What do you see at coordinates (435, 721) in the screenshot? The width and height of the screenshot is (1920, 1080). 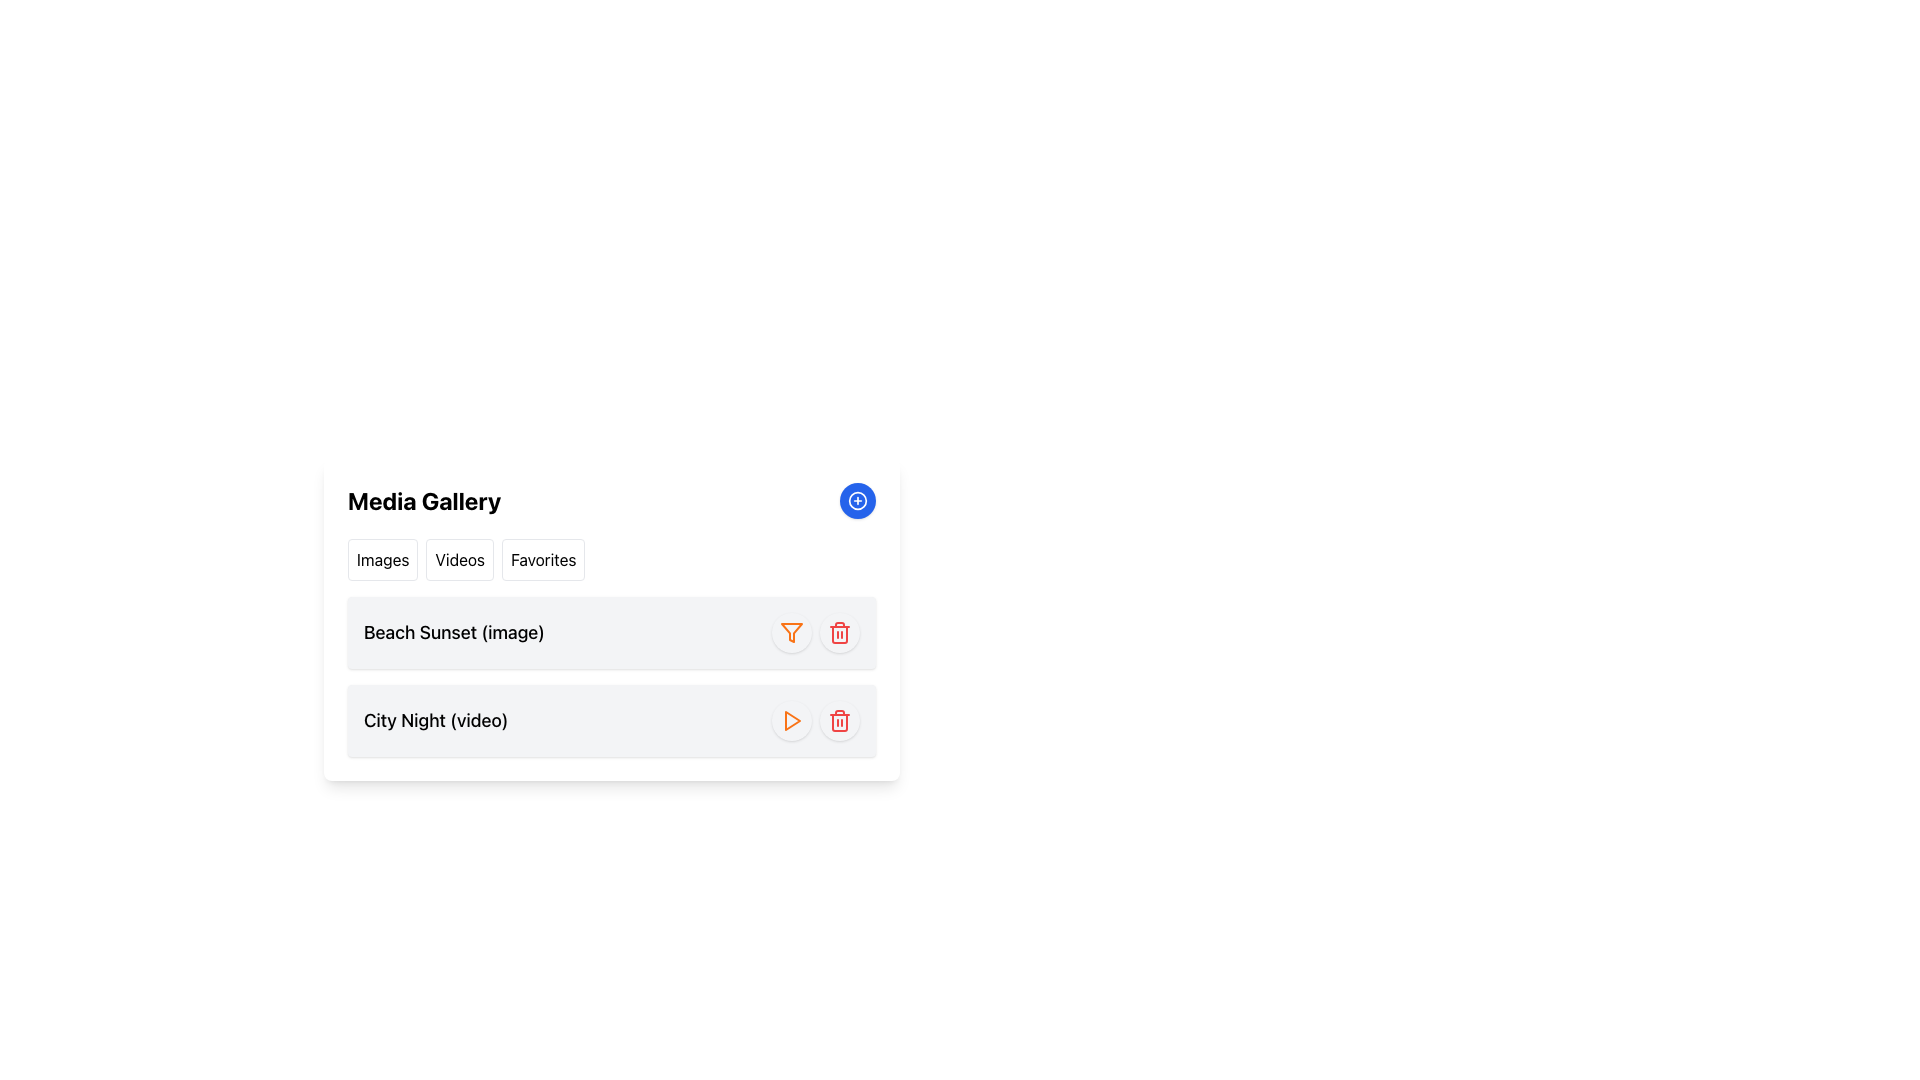 I see `the text label 'City Night (video)', which is the title of the second entry in a media gallery list, located to the left of interactive buttons` at bounding box center [435, 721].